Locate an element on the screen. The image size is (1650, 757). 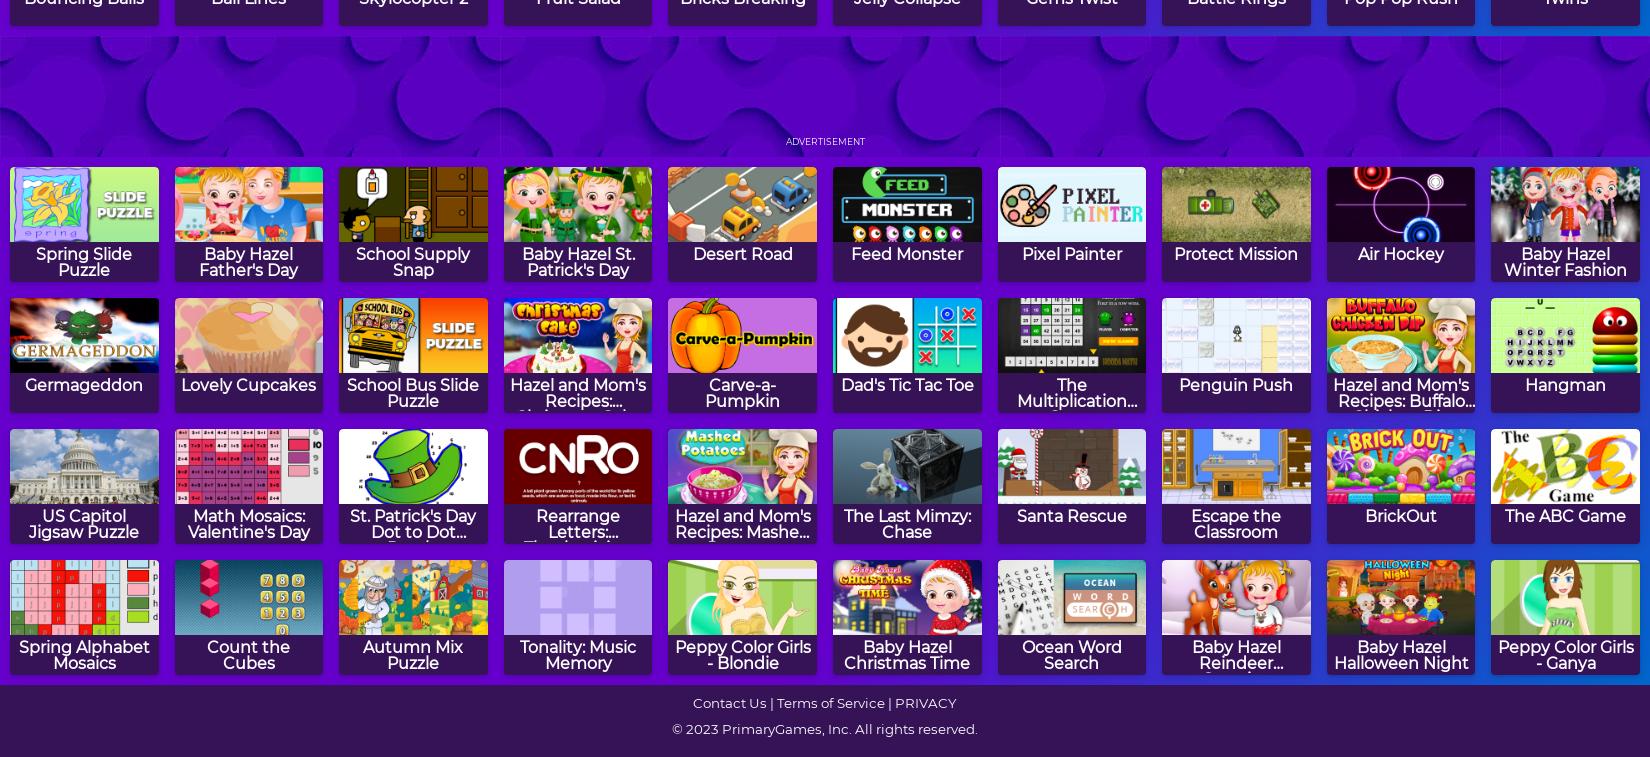
'Tonality: Music Memory' is located at coordinates (519, 655).